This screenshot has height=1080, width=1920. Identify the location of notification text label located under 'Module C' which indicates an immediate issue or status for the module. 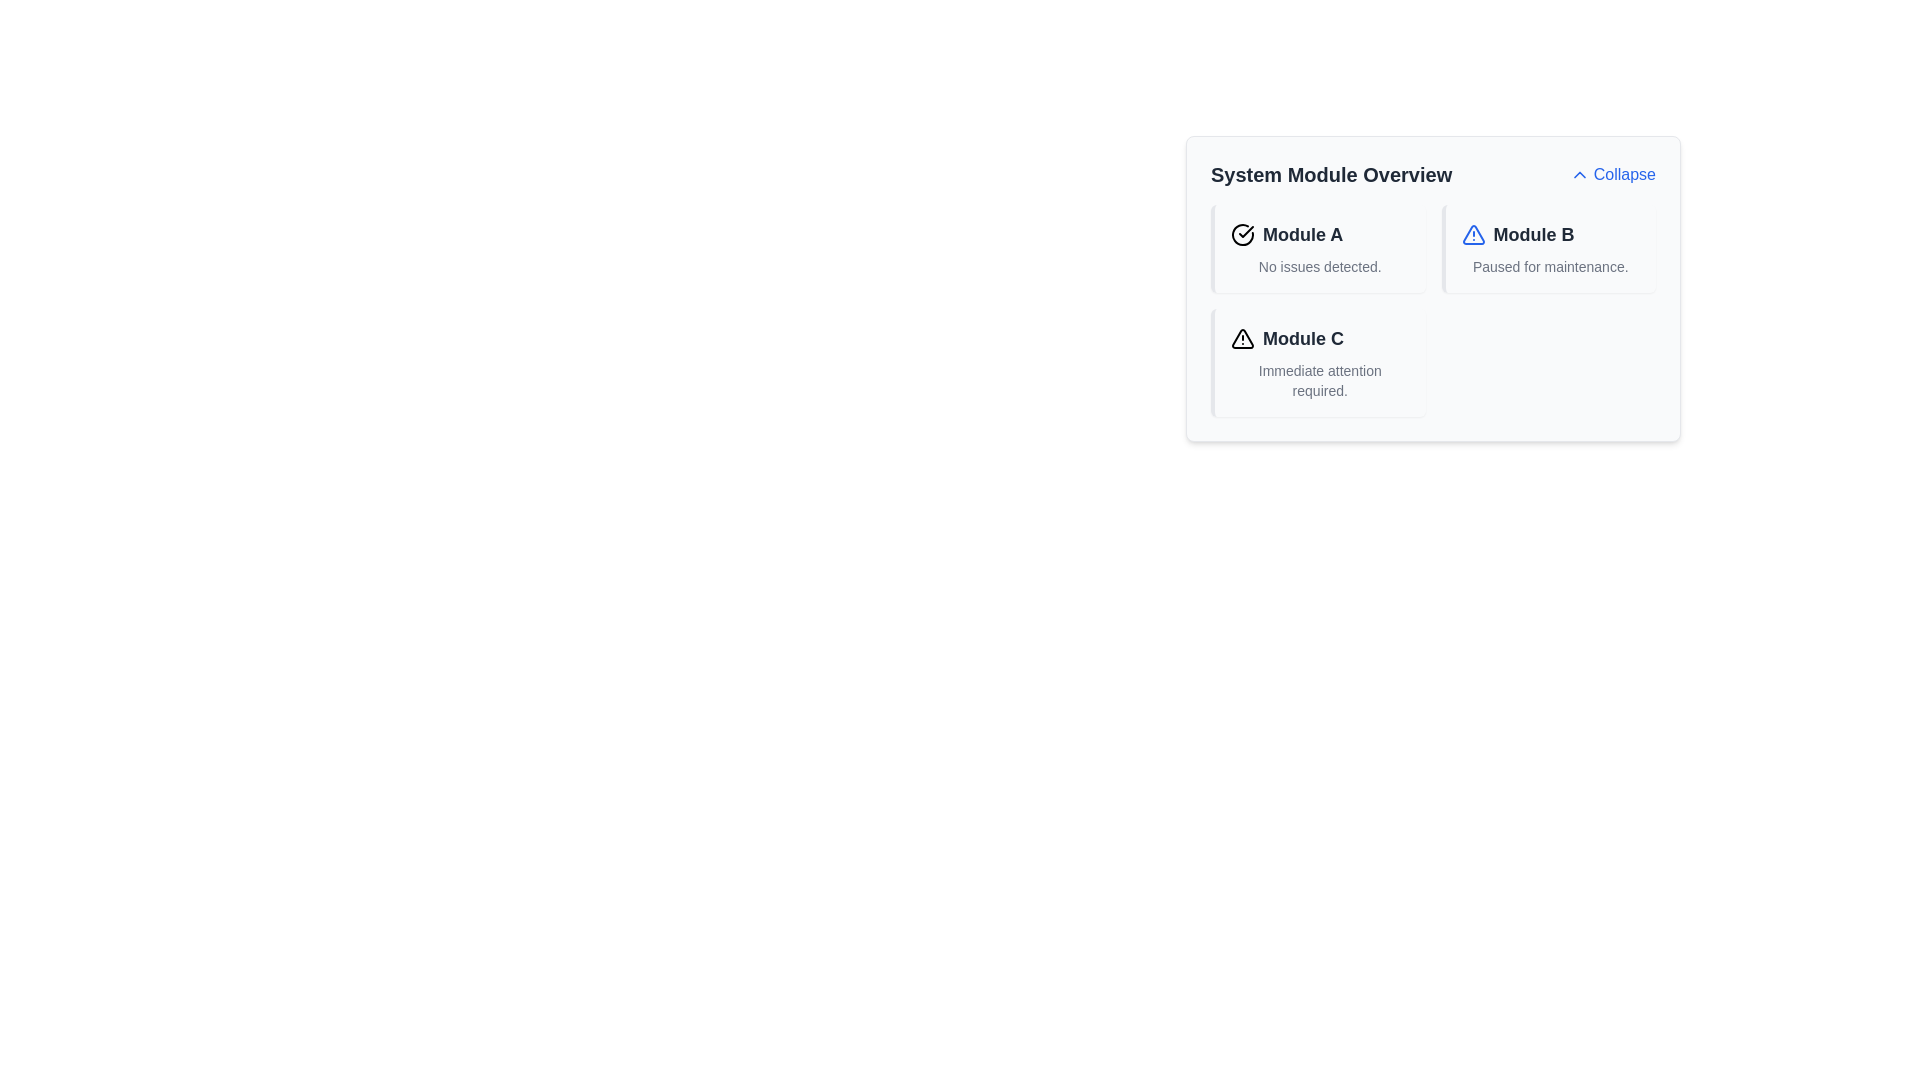
(1320, 381).